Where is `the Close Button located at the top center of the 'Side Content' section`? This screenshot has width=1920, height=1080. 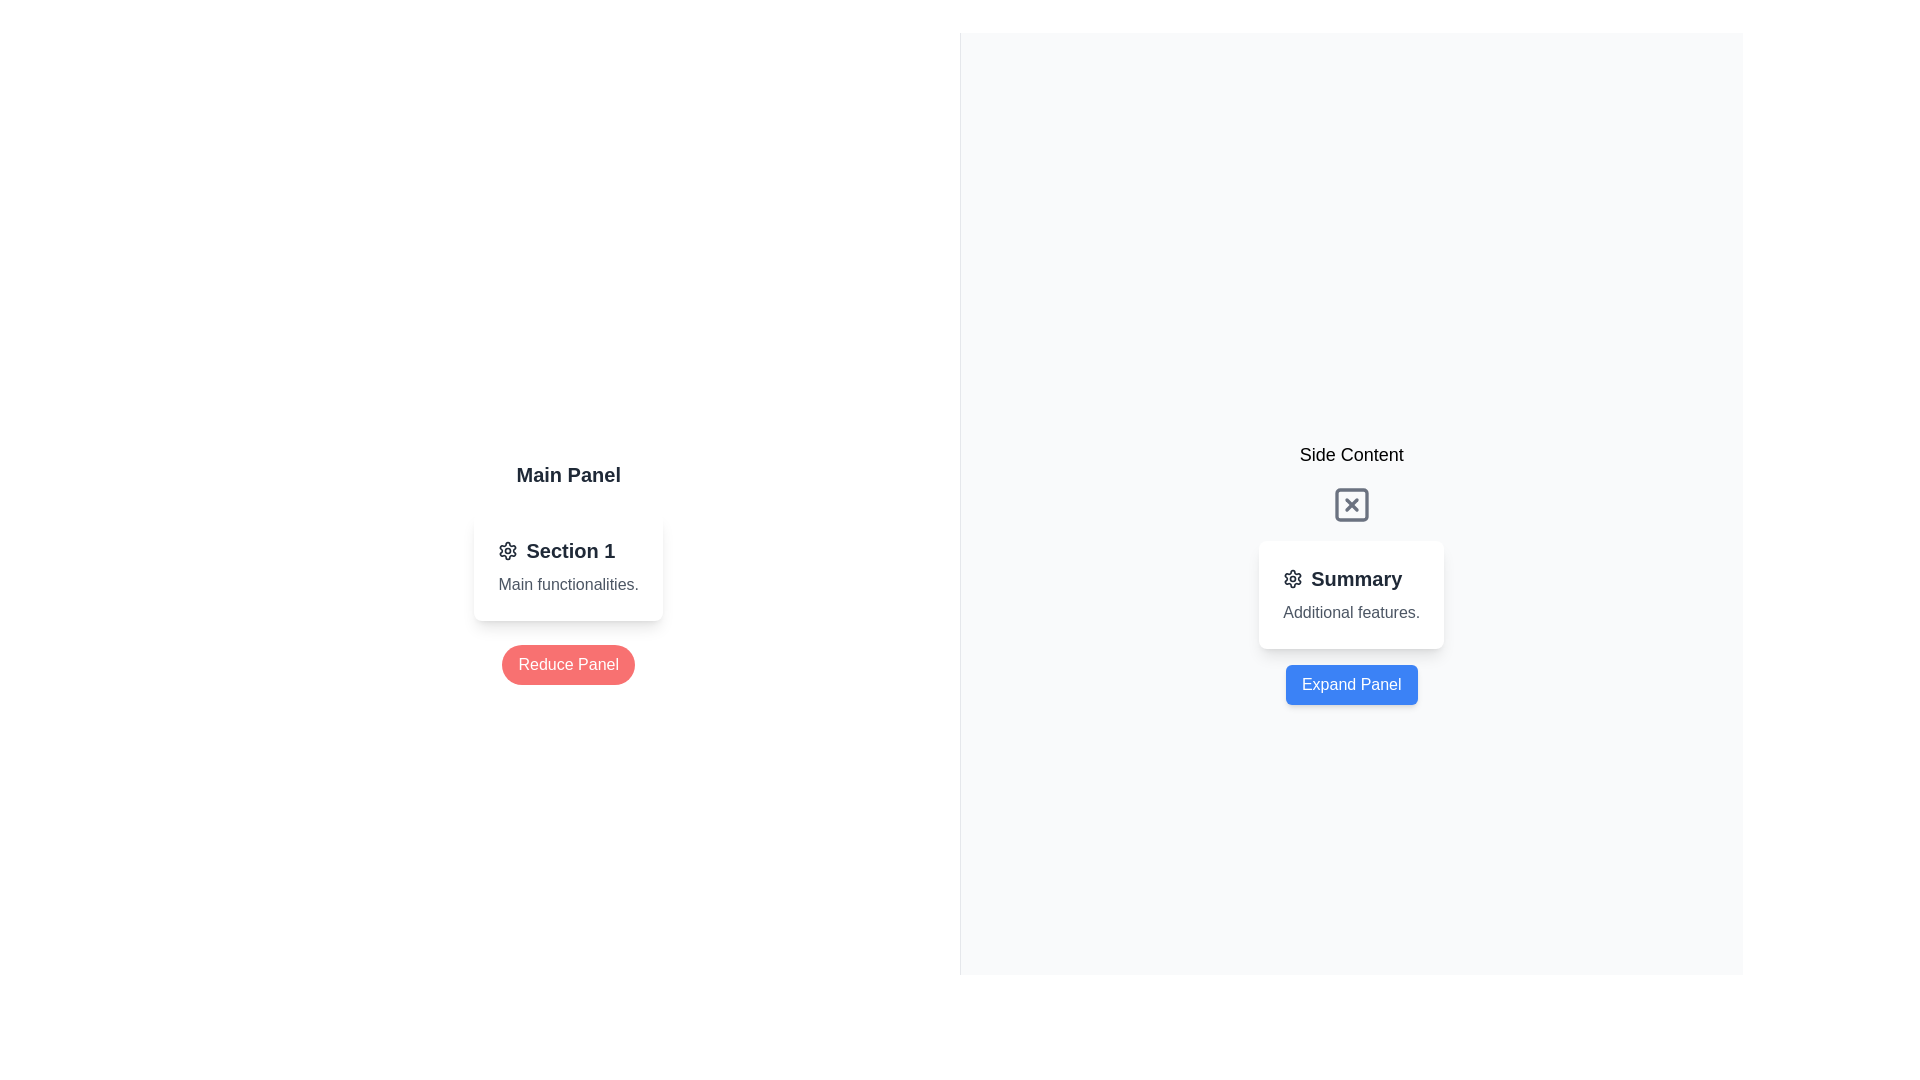 the Close Button located at the top center of the 'Side Content' section is located at coordinates (1351, 504).